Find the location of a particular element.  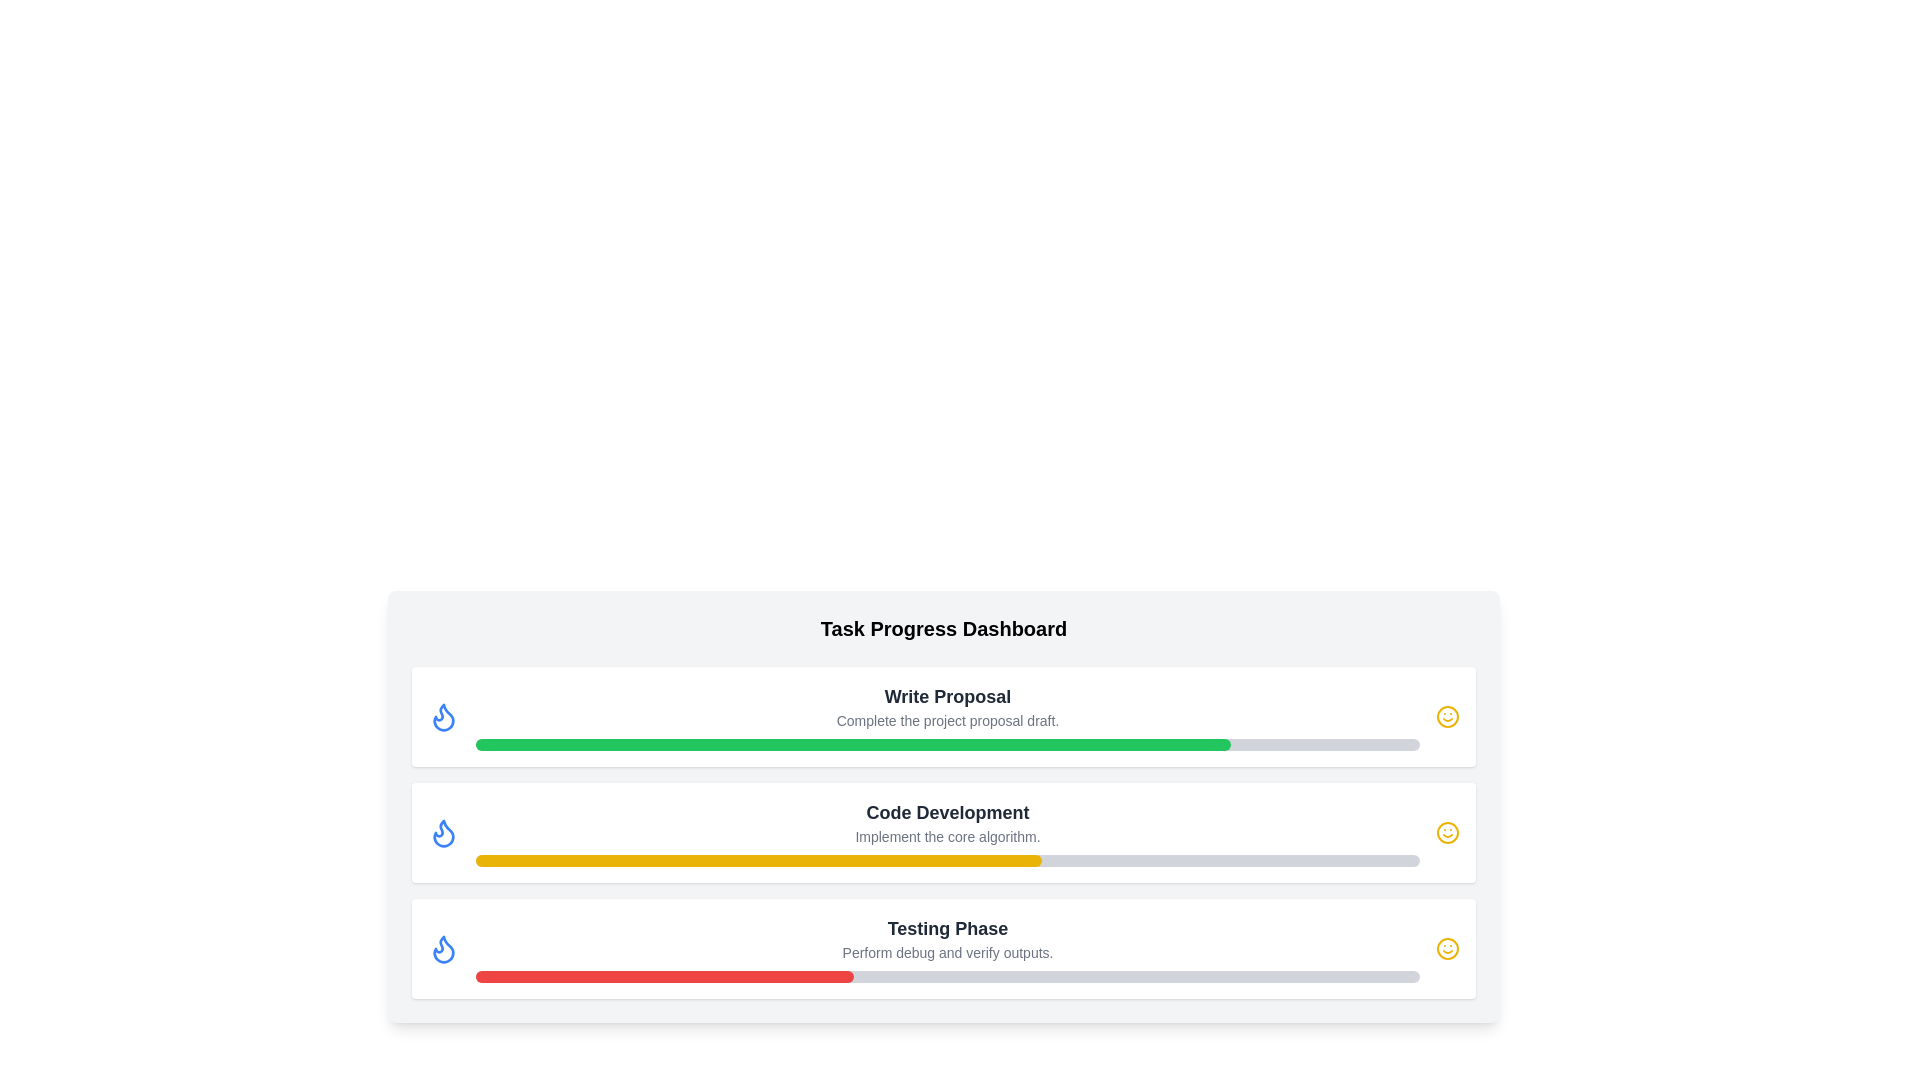

the blue flame-shaped icon located to the left of the 'Code Development' title in the second row of the task list is located at coordinates (443, 833).